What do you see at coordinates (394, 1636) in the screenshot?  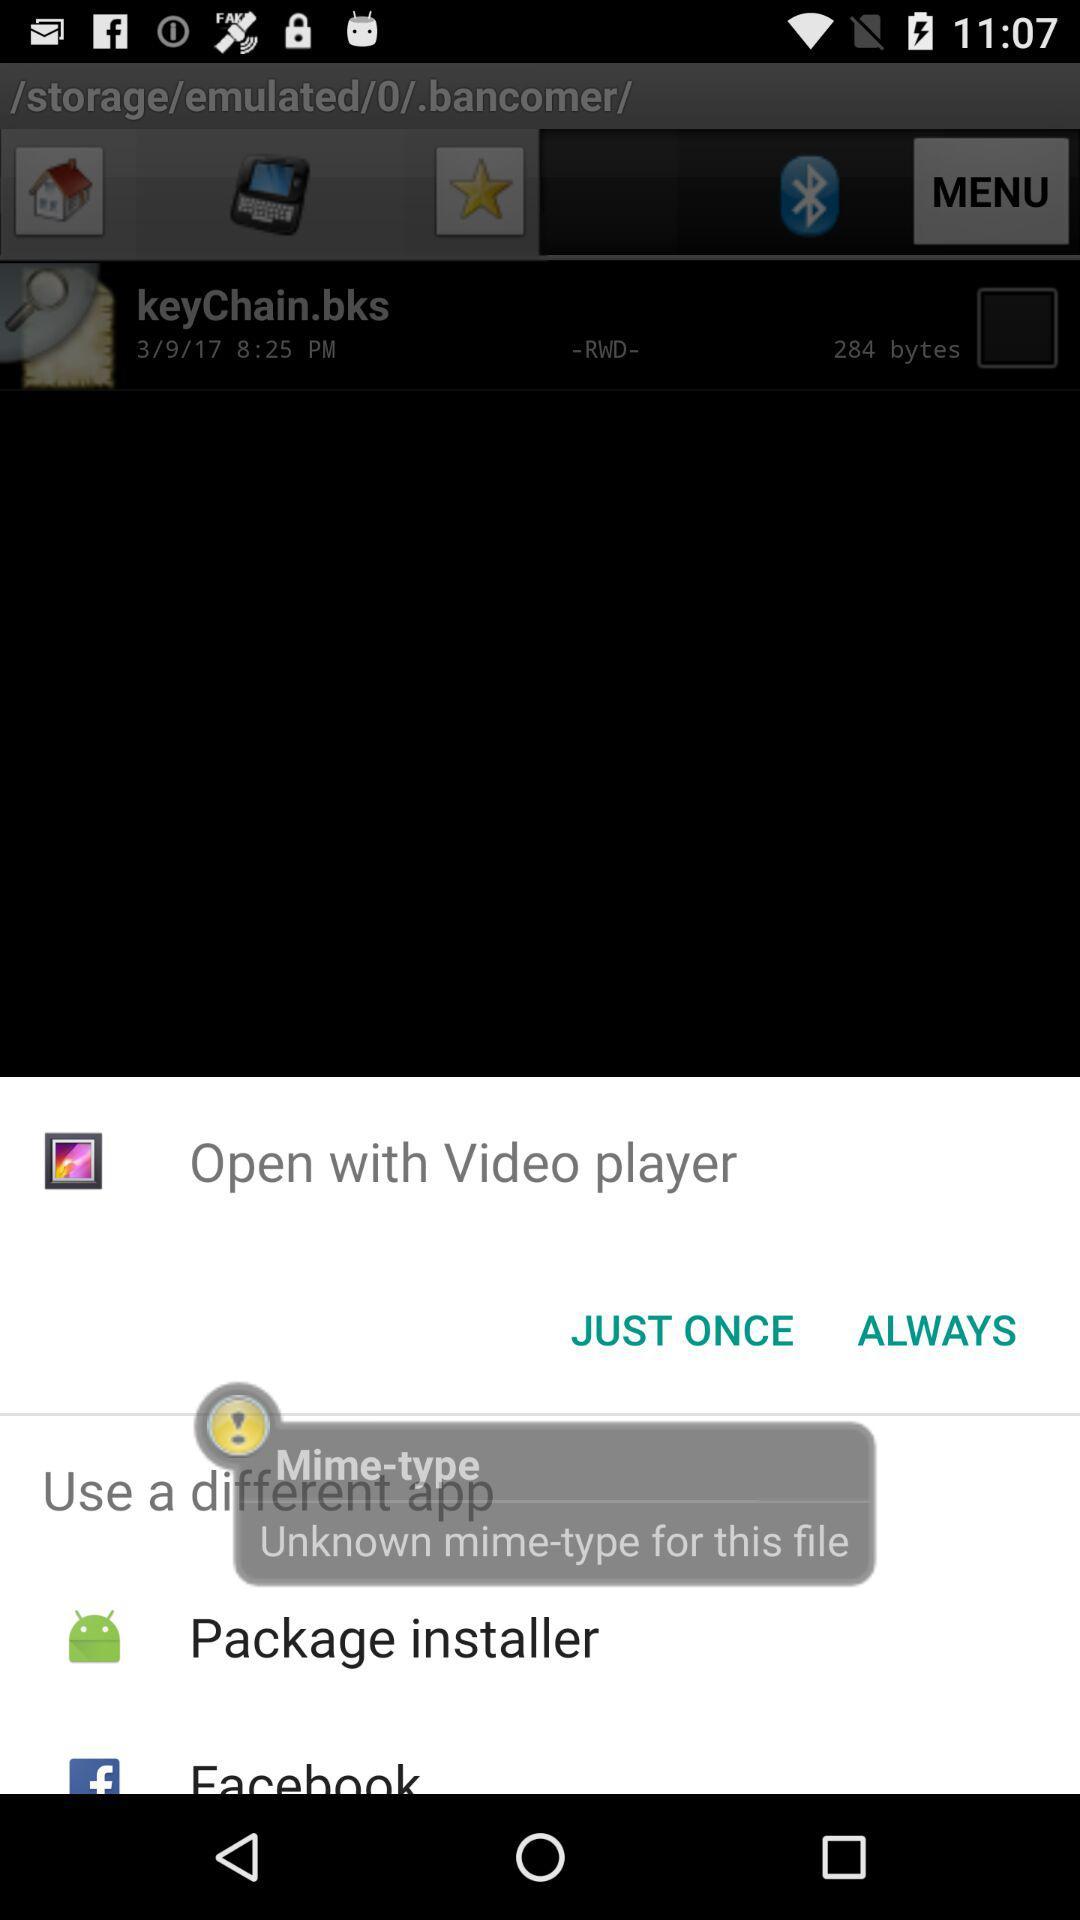 I see `icon above facebook icon` at bounding box center [394, 1636].